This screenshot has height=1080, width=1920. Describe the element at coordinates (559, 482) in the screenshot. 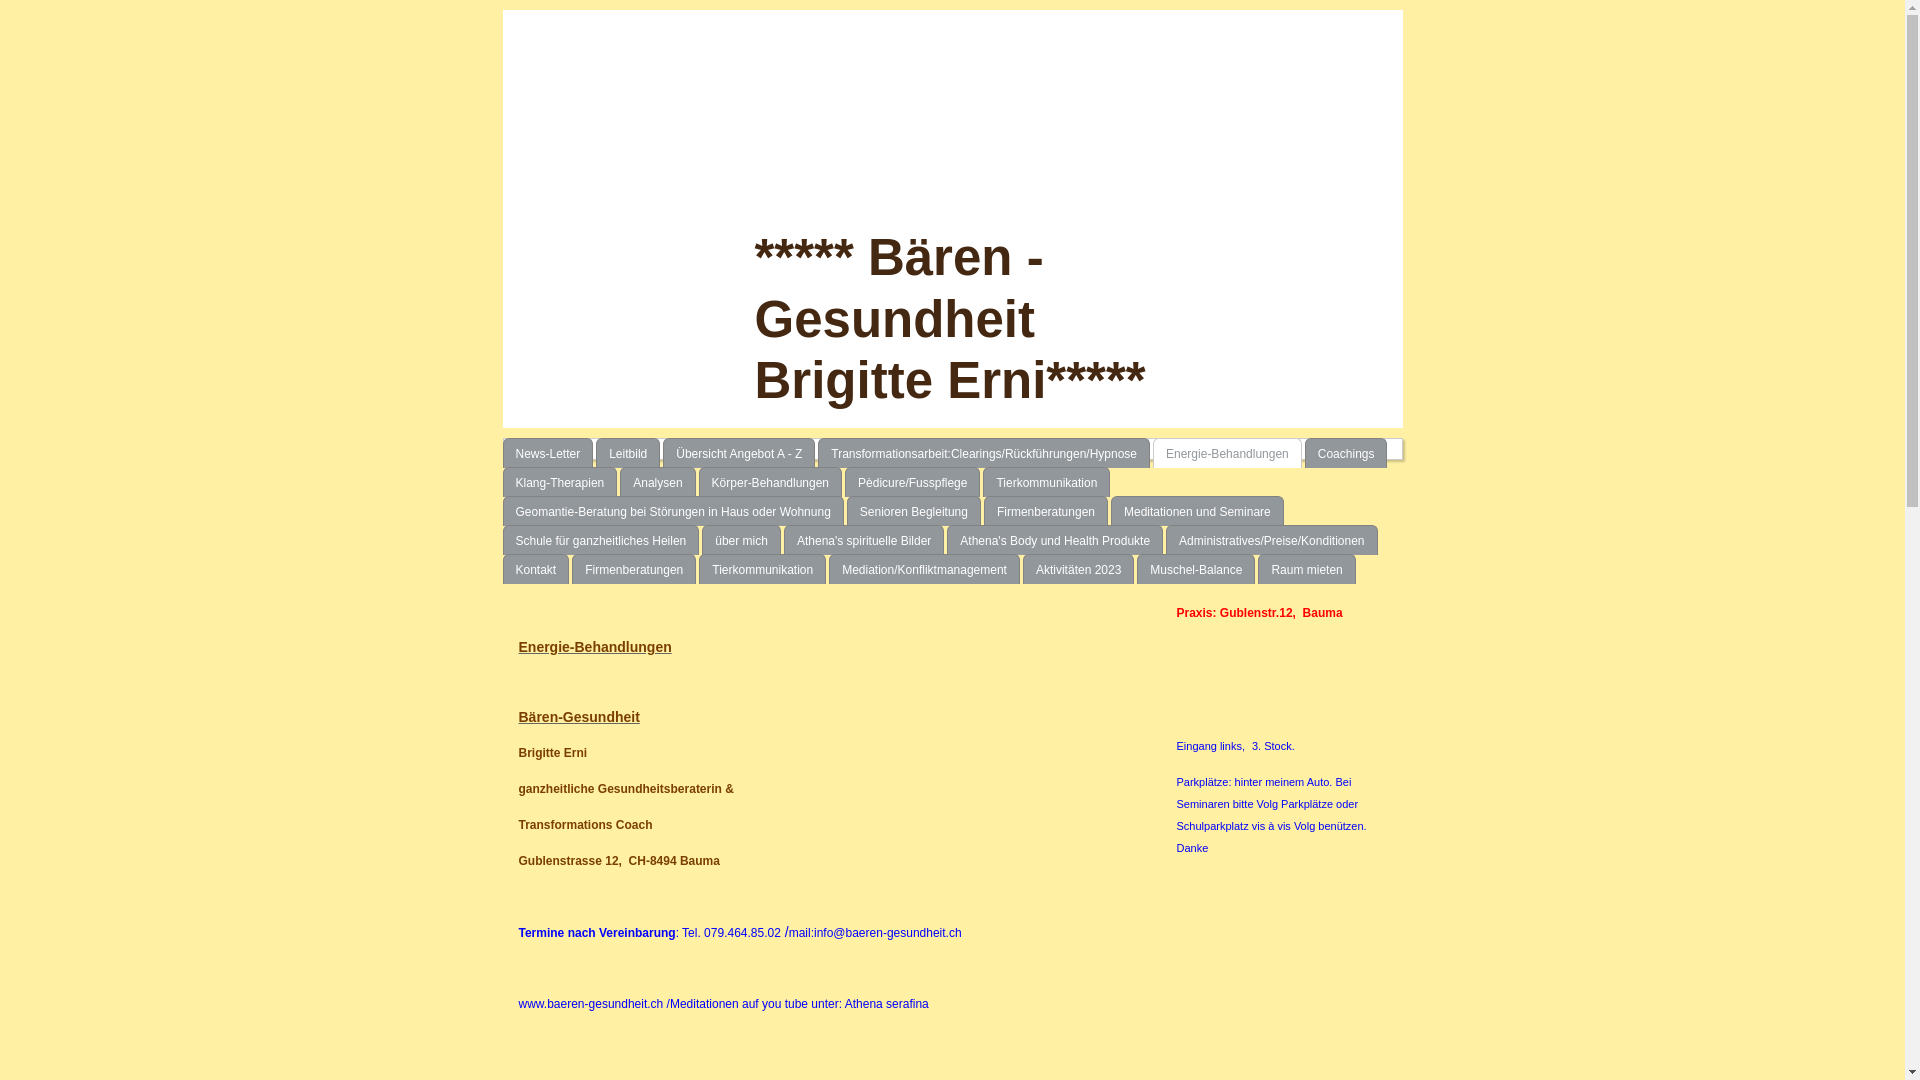

I see `'Klang-Therapien'` at that location.